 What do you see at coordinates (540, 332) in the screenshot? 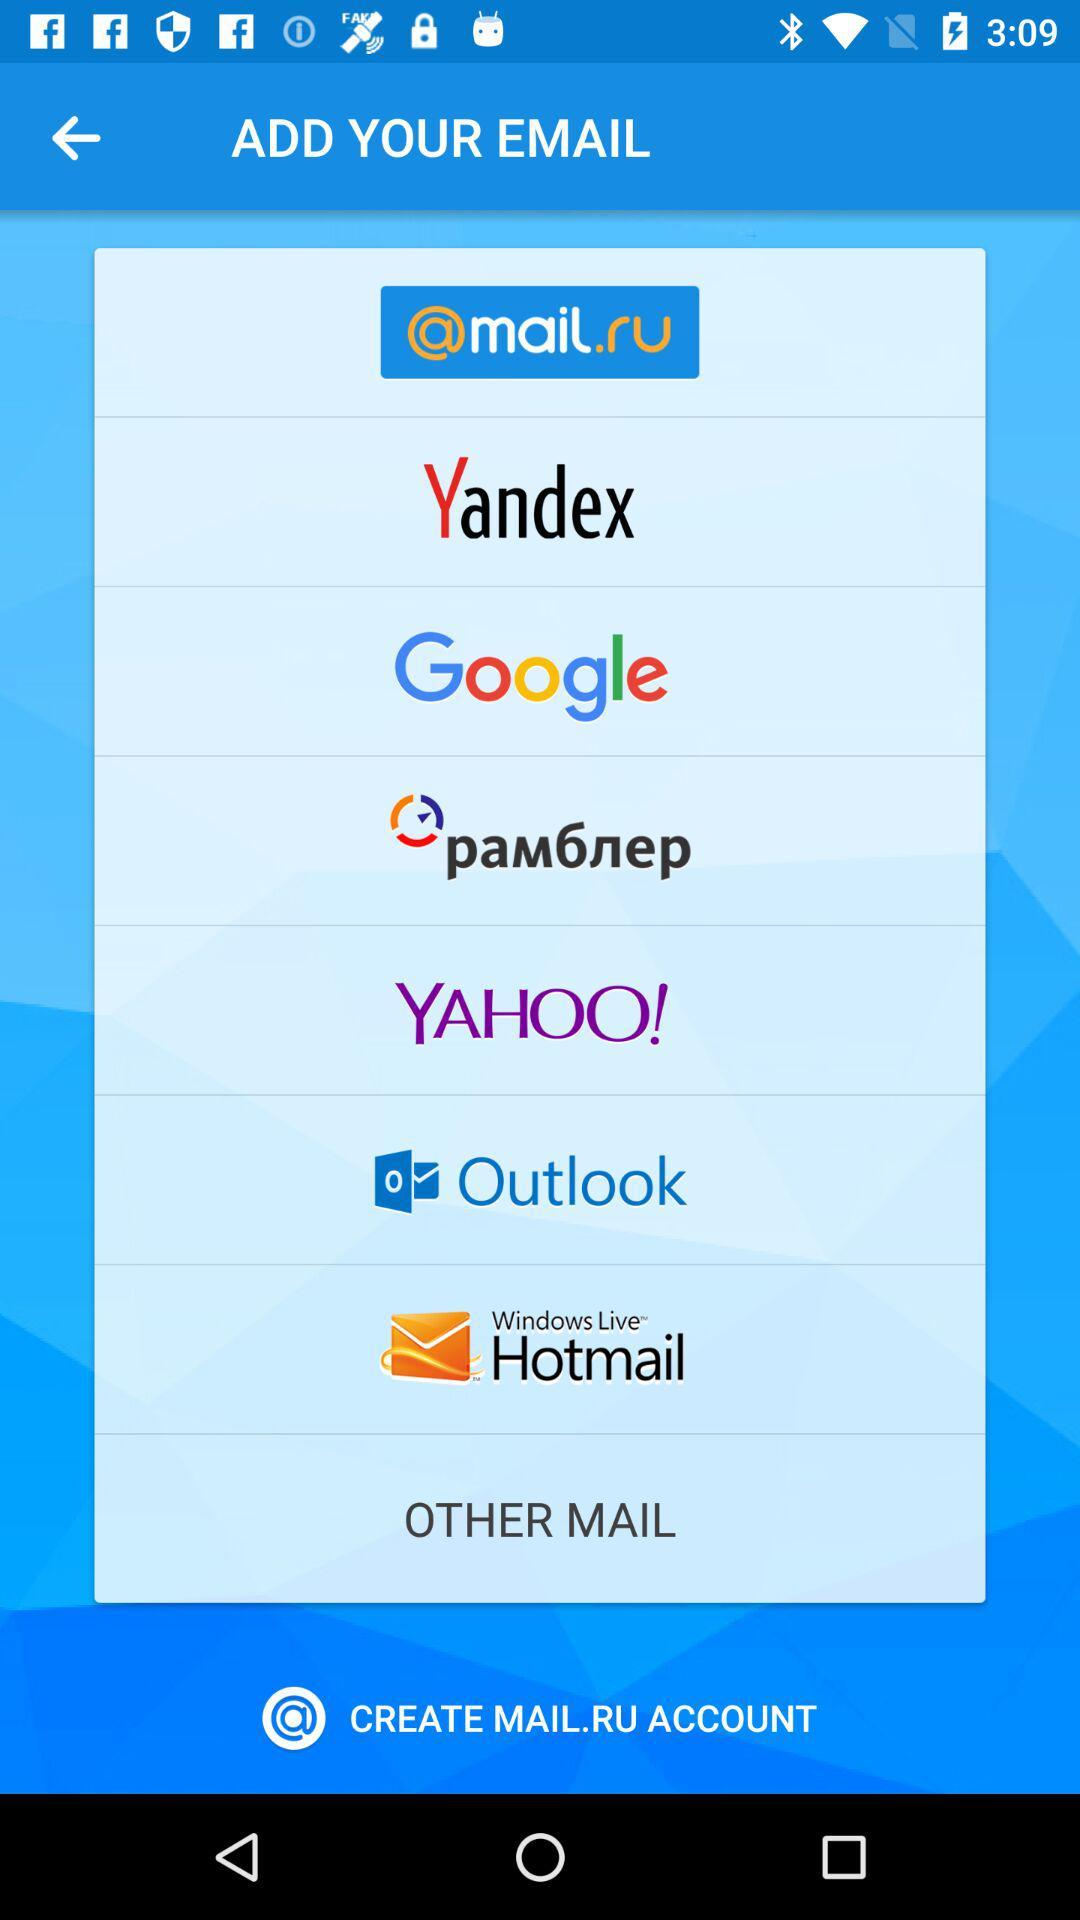
I see `mail.ru selection box` at bounding box center [540, 332].